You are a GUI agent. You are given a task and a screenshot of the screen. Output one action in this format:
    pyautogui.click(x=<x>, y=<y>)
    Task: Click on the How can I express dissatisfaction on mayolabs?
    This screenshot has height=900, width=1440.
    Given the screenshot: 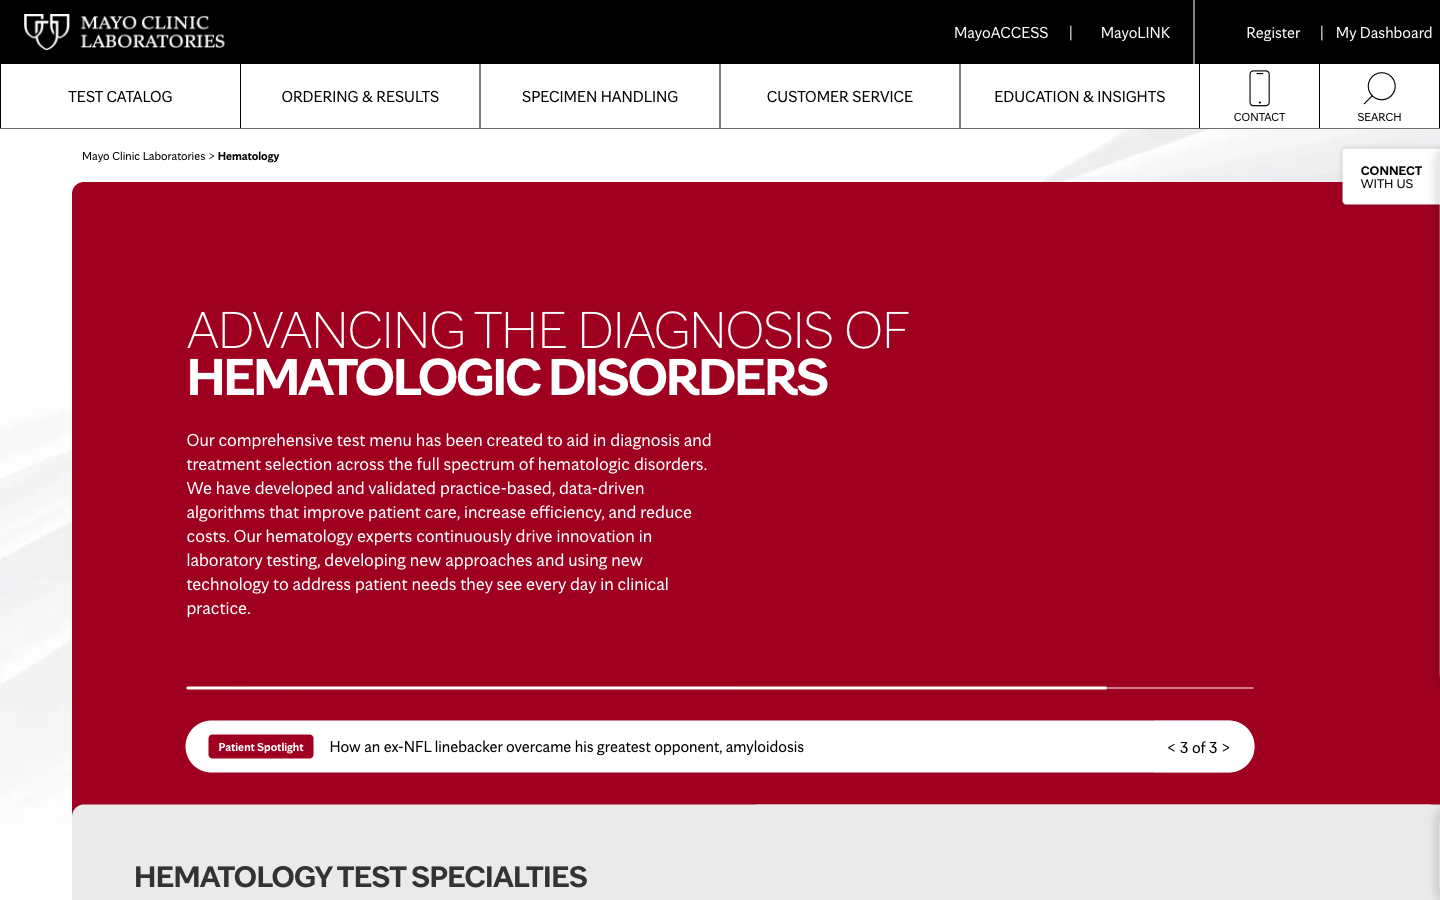 What is the action you would take?
    pyautogui.click(x=839, y=95)
    